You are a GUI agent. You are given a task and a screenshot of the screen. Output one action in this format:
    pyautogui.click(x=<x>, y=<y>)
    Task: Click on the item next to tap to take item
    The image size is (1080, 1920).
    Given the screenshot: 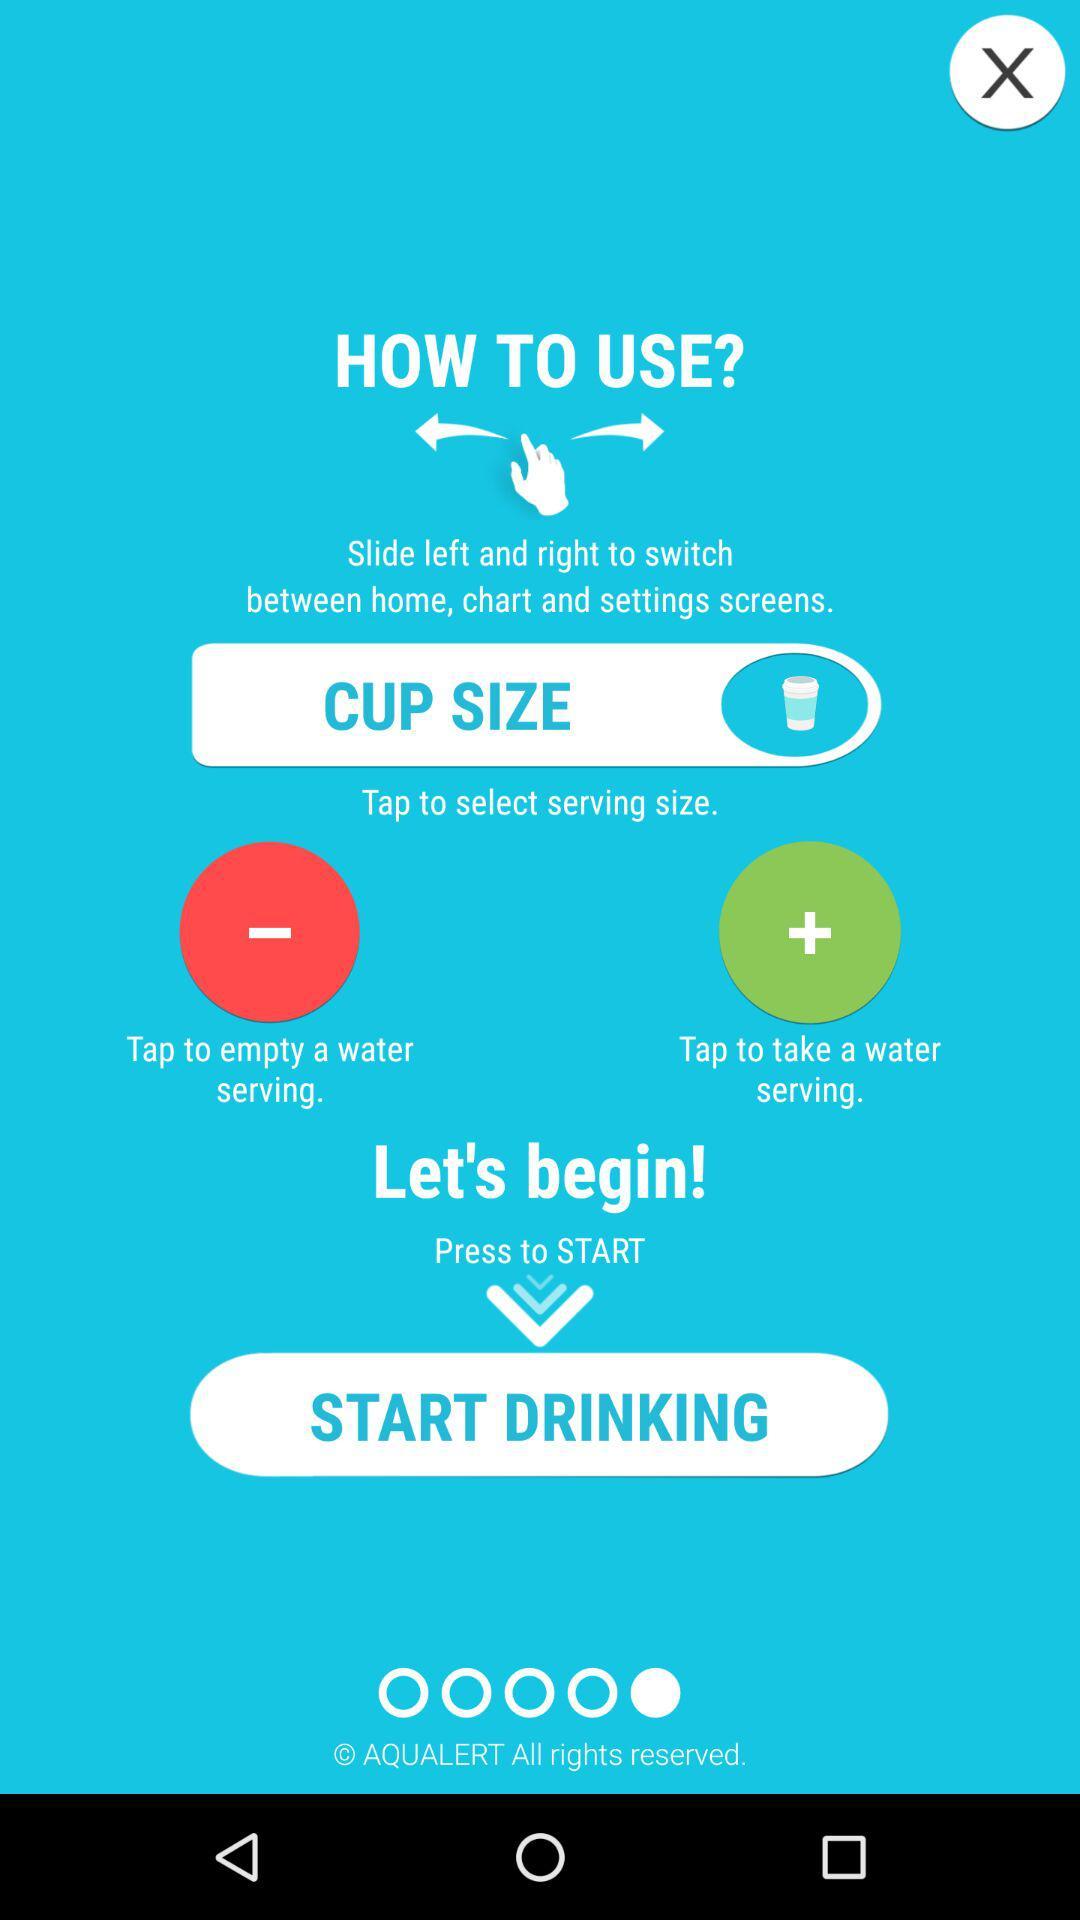 What is the action you would take?
    pyautogui.click(x=268, y=931)
    